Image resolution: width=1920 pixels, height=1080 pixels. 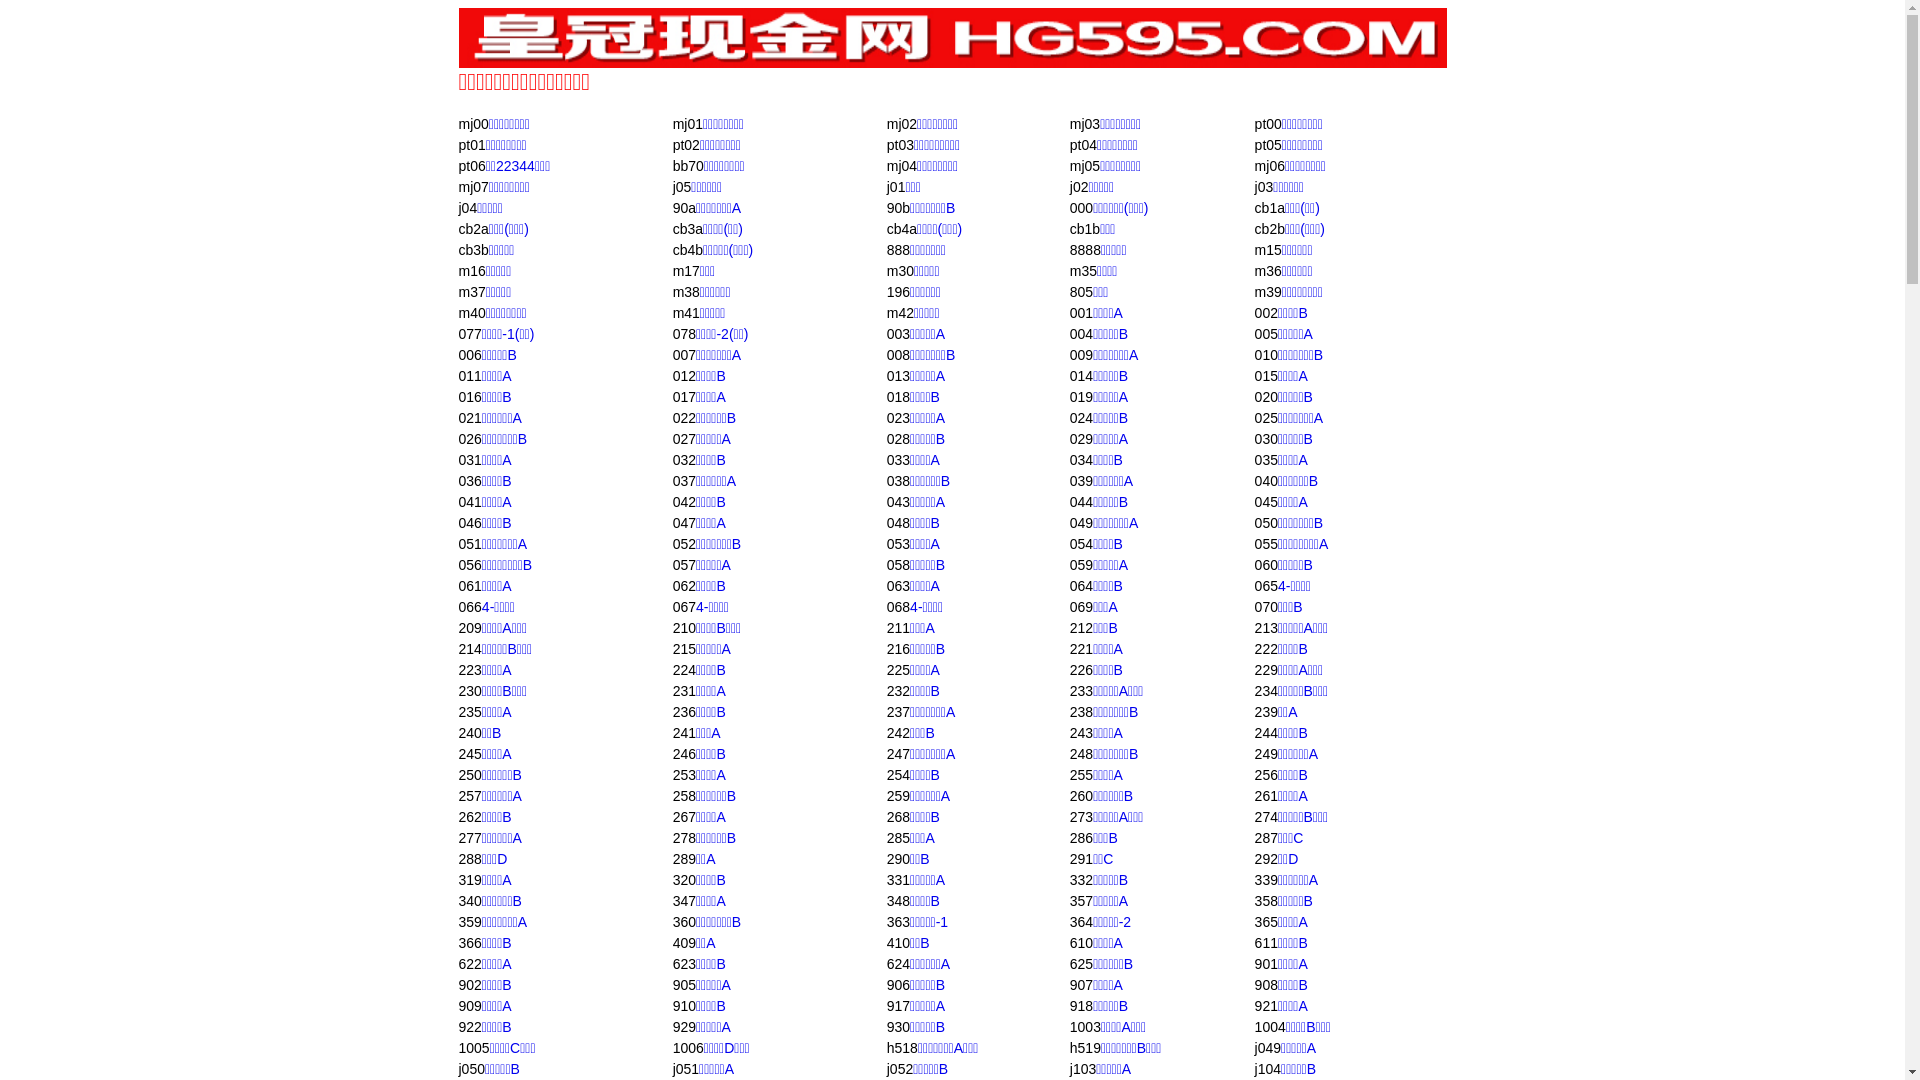 What do you see at coordinates (684, 648) in the screenshot?
I see `'215'` at bounding box center [684, 648].